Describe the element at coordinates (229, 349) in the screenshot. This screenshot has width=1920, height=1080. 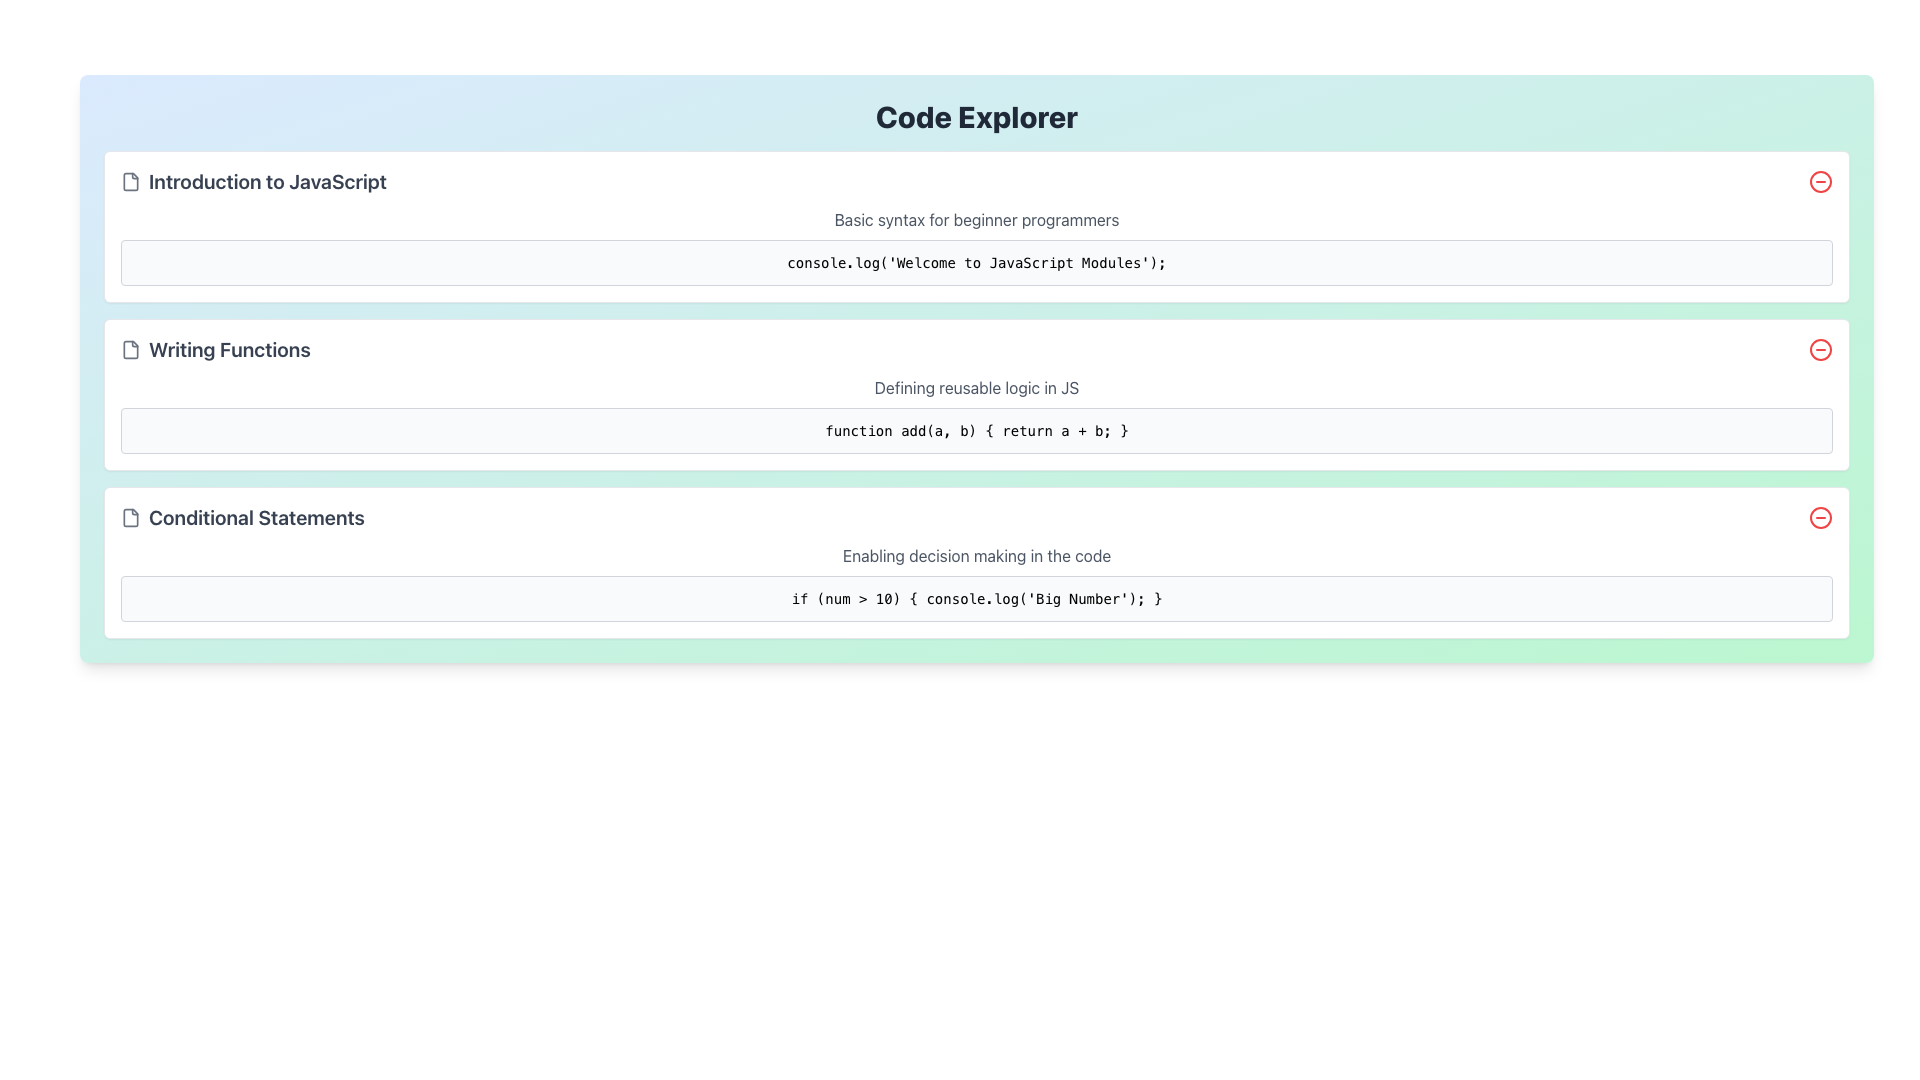
I see `the title of the second item in the 'Code Explorer', which is a Text Label indicating a topic related to writing functions` at that location.